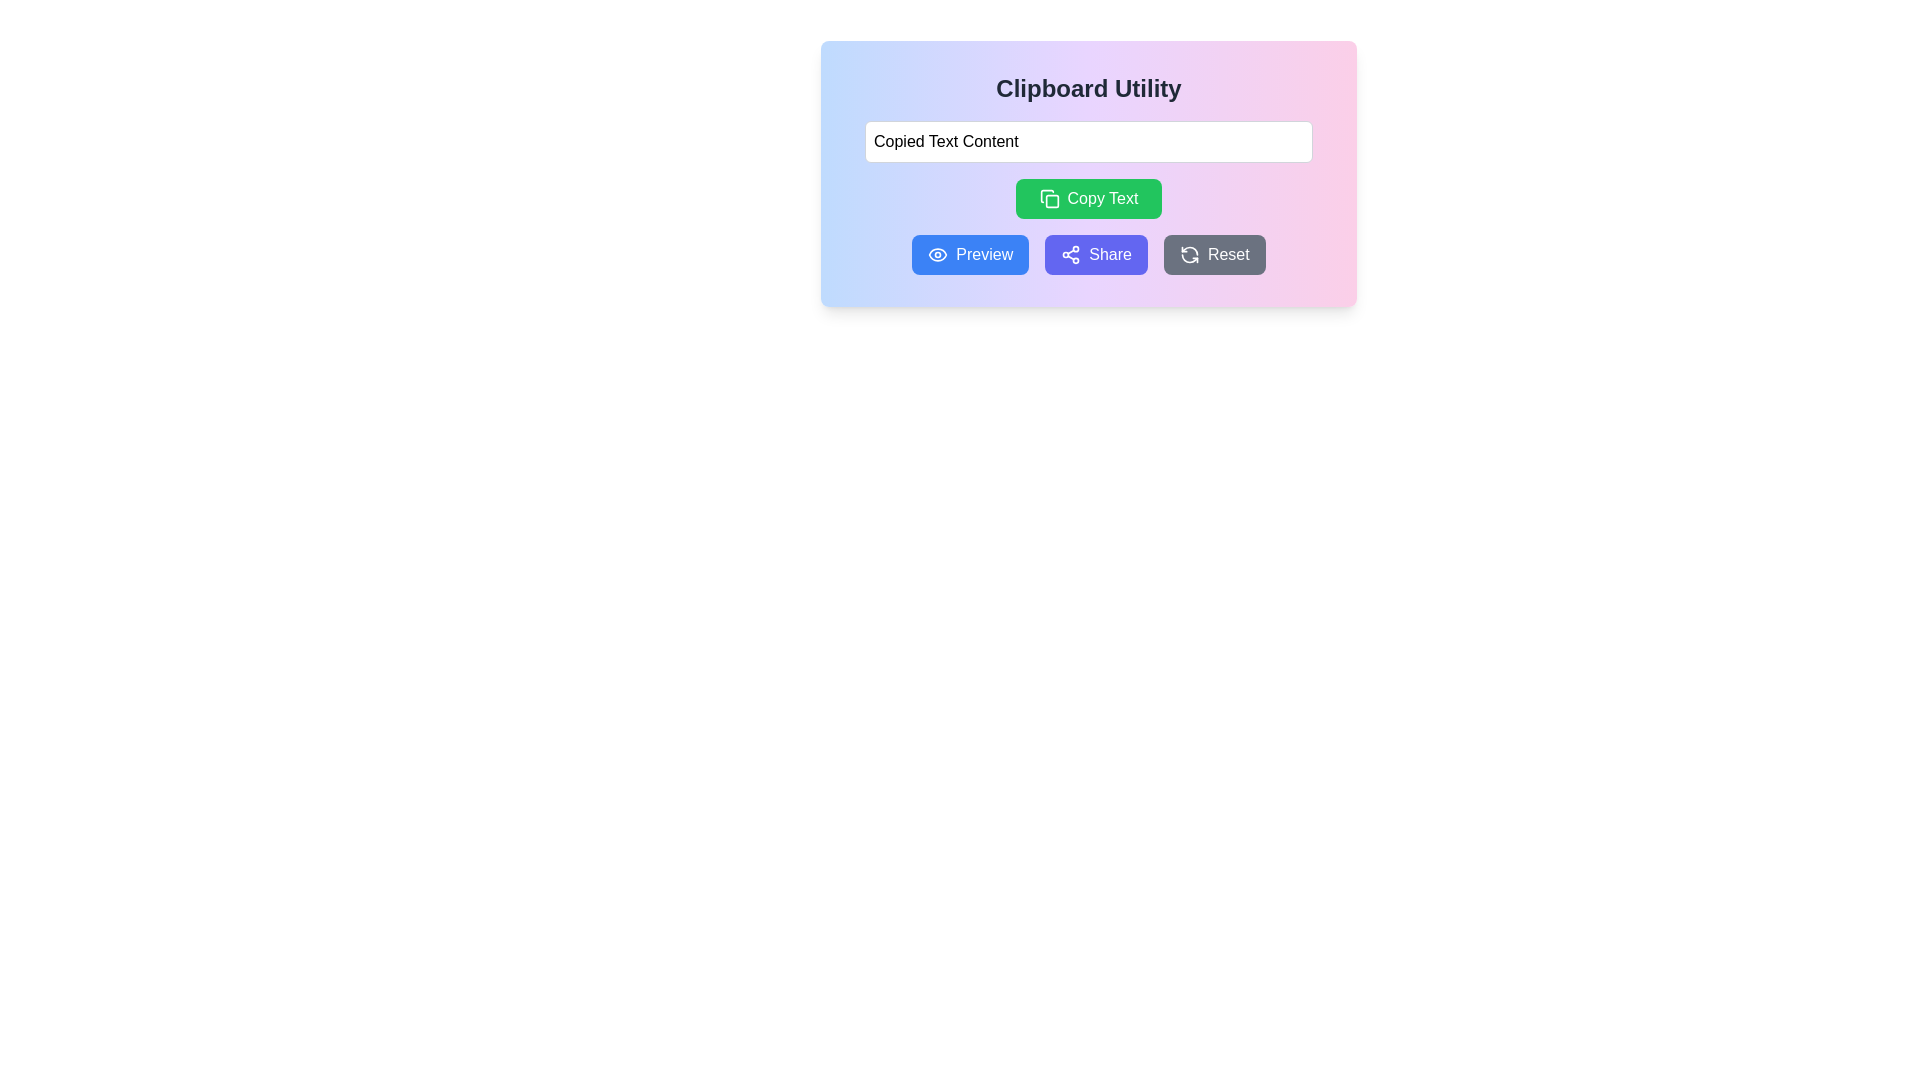 The height and width of the screenshot is (1080, 1920). Describe the element at coordinates (1050, 201) in the screenshot. I see `the green rectangle with rounded corners that is part of the 'Copy Text' button, positioned in the center area of the interface` at that location.